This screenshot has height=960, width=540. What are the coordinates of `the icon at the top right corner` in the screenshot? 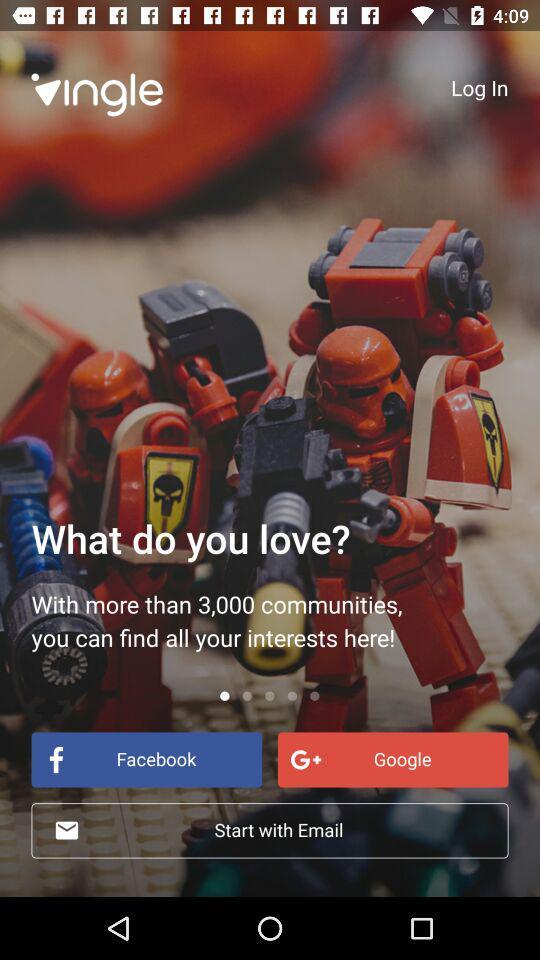 It's located at (478, 87).